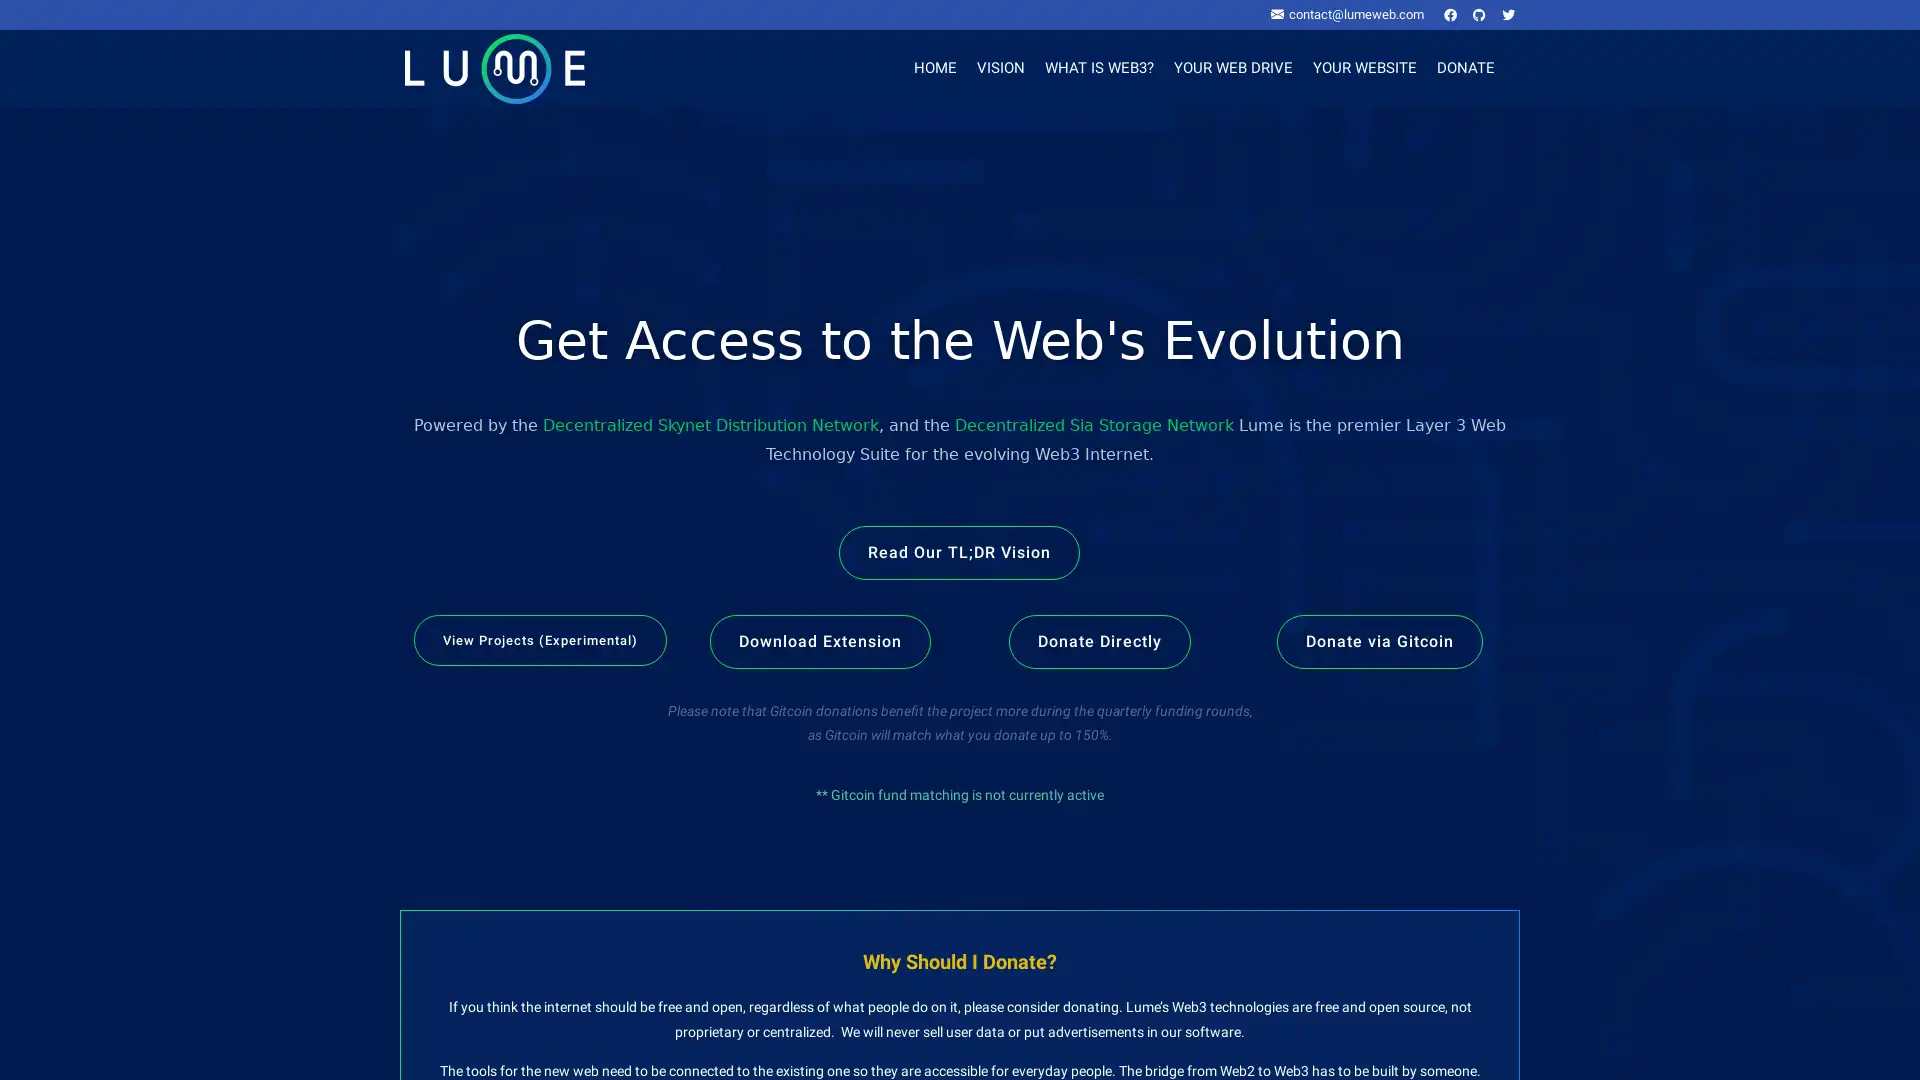  Describe the element at coordinates (1379, 640) in the screenshot. I see `Donate via Gitcoin` at that location.